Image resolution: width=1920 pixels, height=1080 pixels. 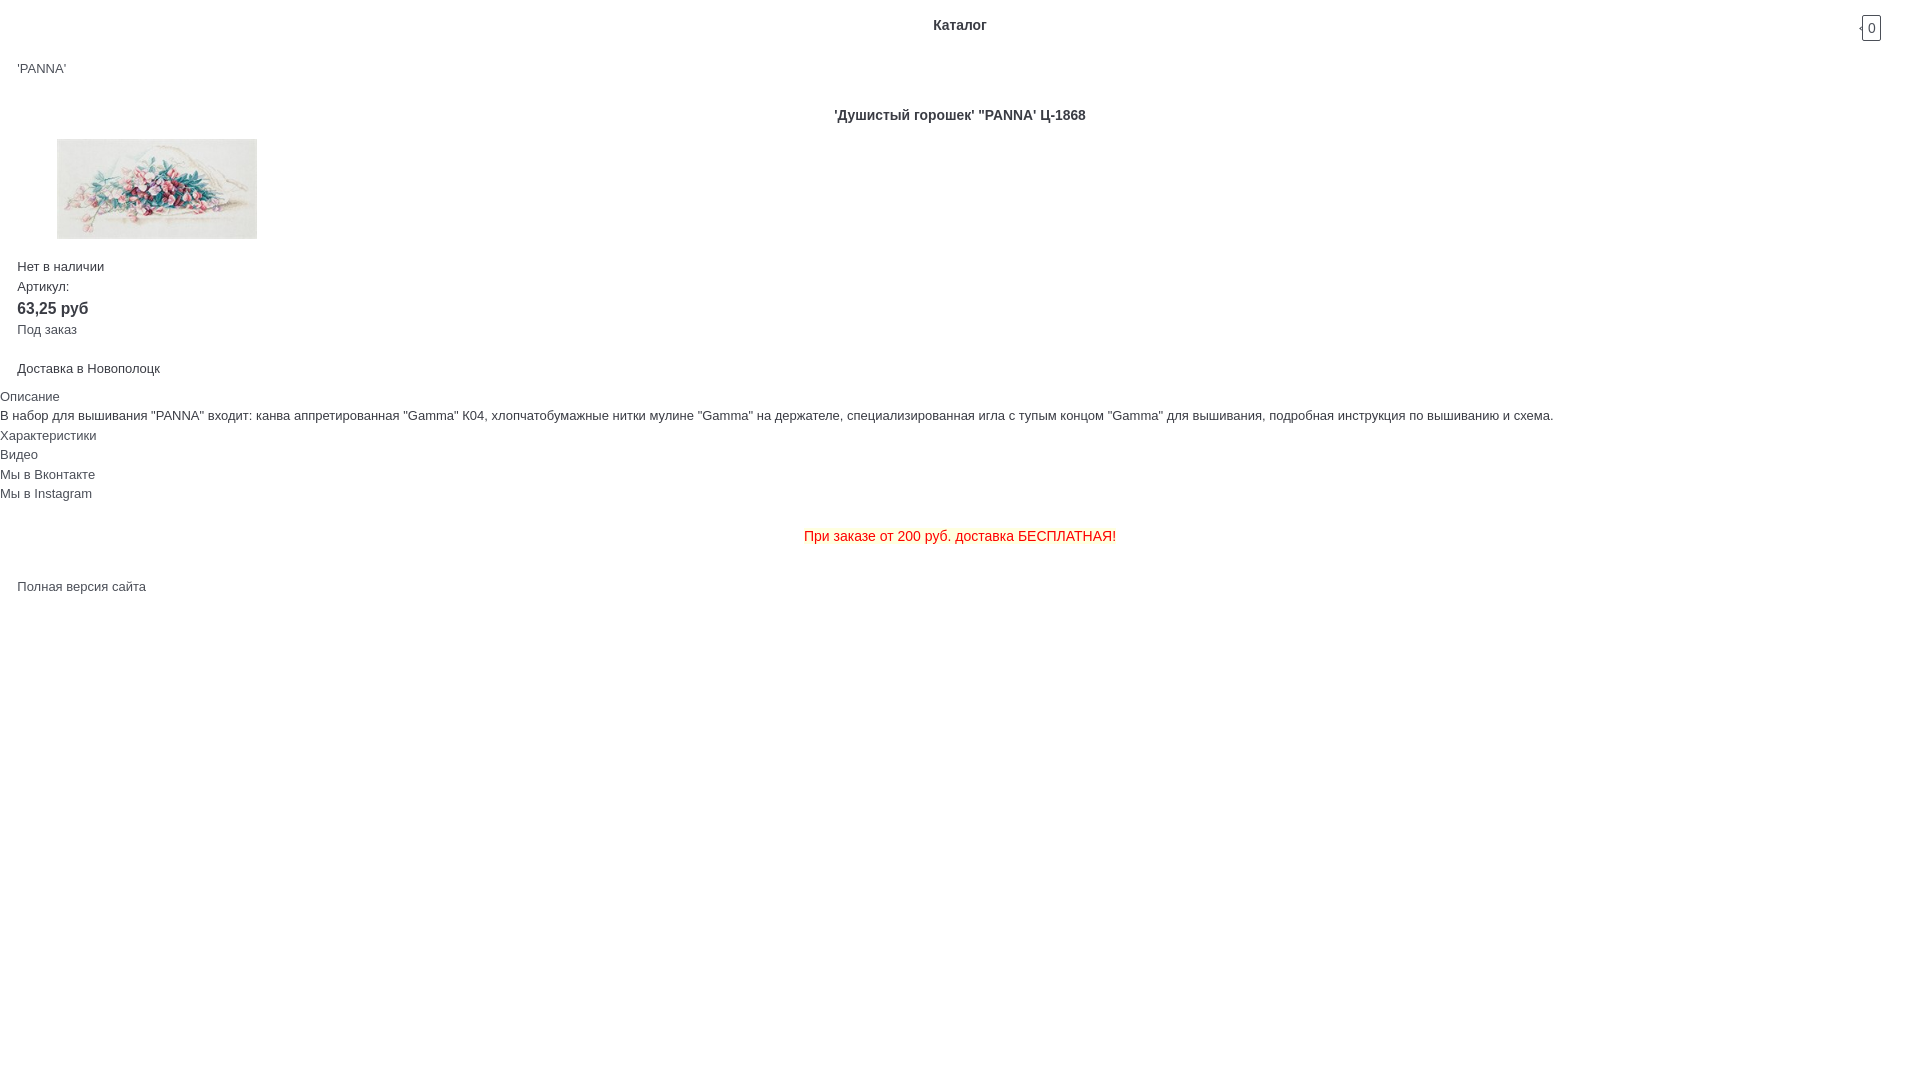 What do you see at coordinates (1888, 24) in the screenshot?
I see `'0'` at bounding box center [1888, 24].